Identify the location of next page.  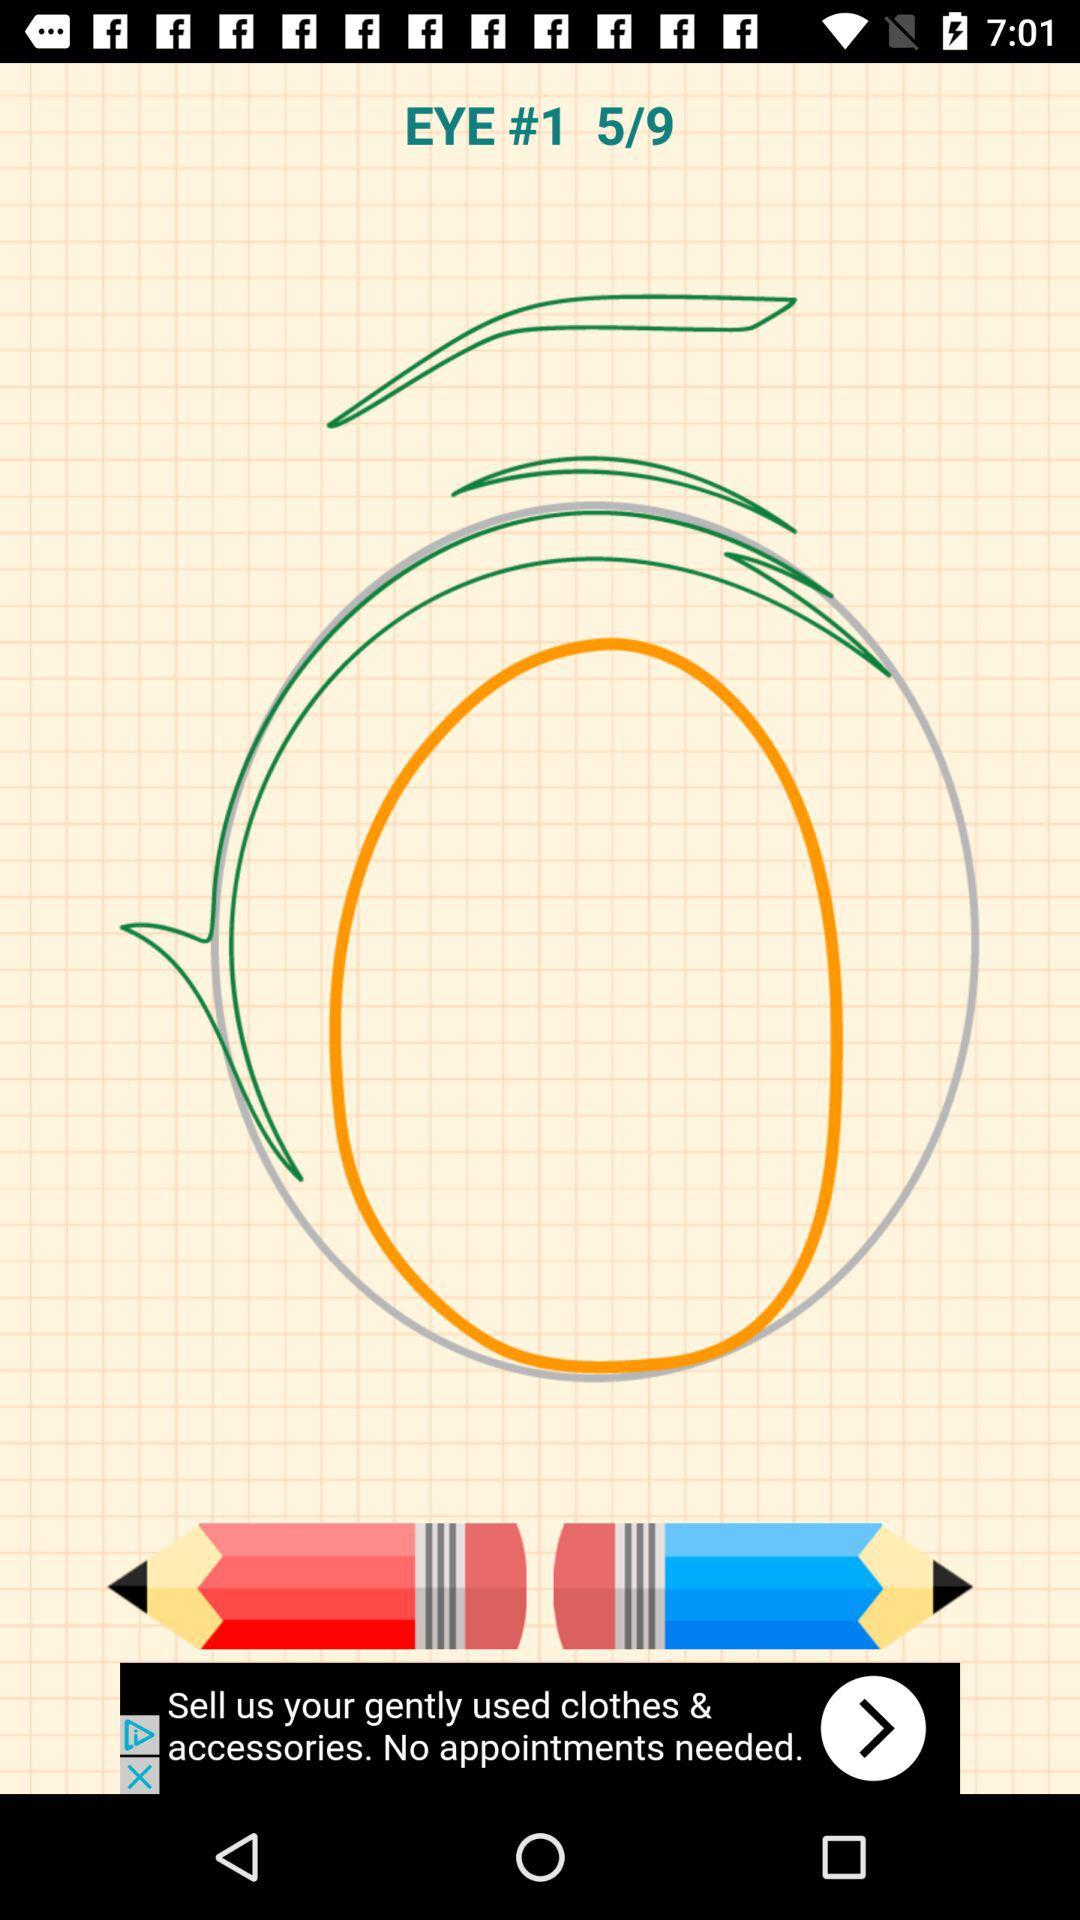
(763, 1585).